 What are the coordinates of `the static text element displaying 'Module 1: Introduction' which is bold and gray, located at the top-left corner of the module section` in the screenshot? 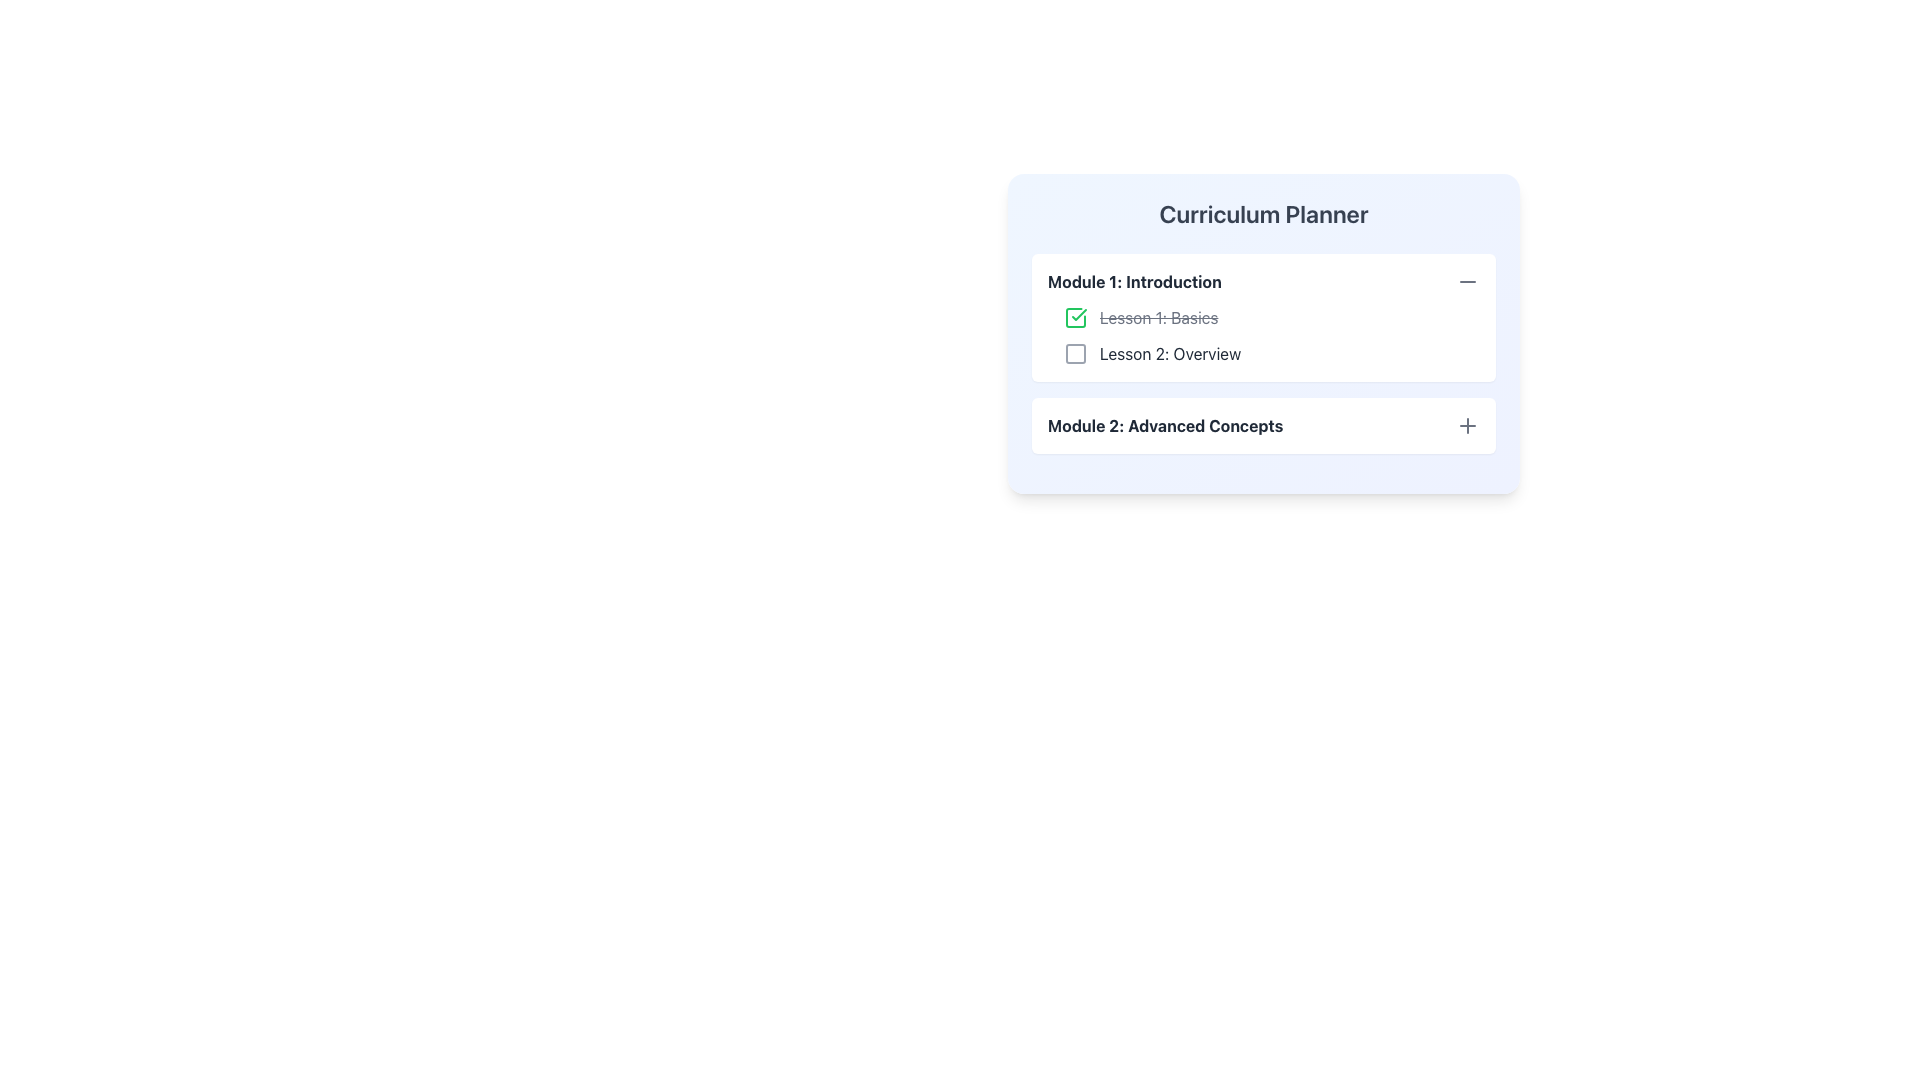 It's located at (1134, 281).